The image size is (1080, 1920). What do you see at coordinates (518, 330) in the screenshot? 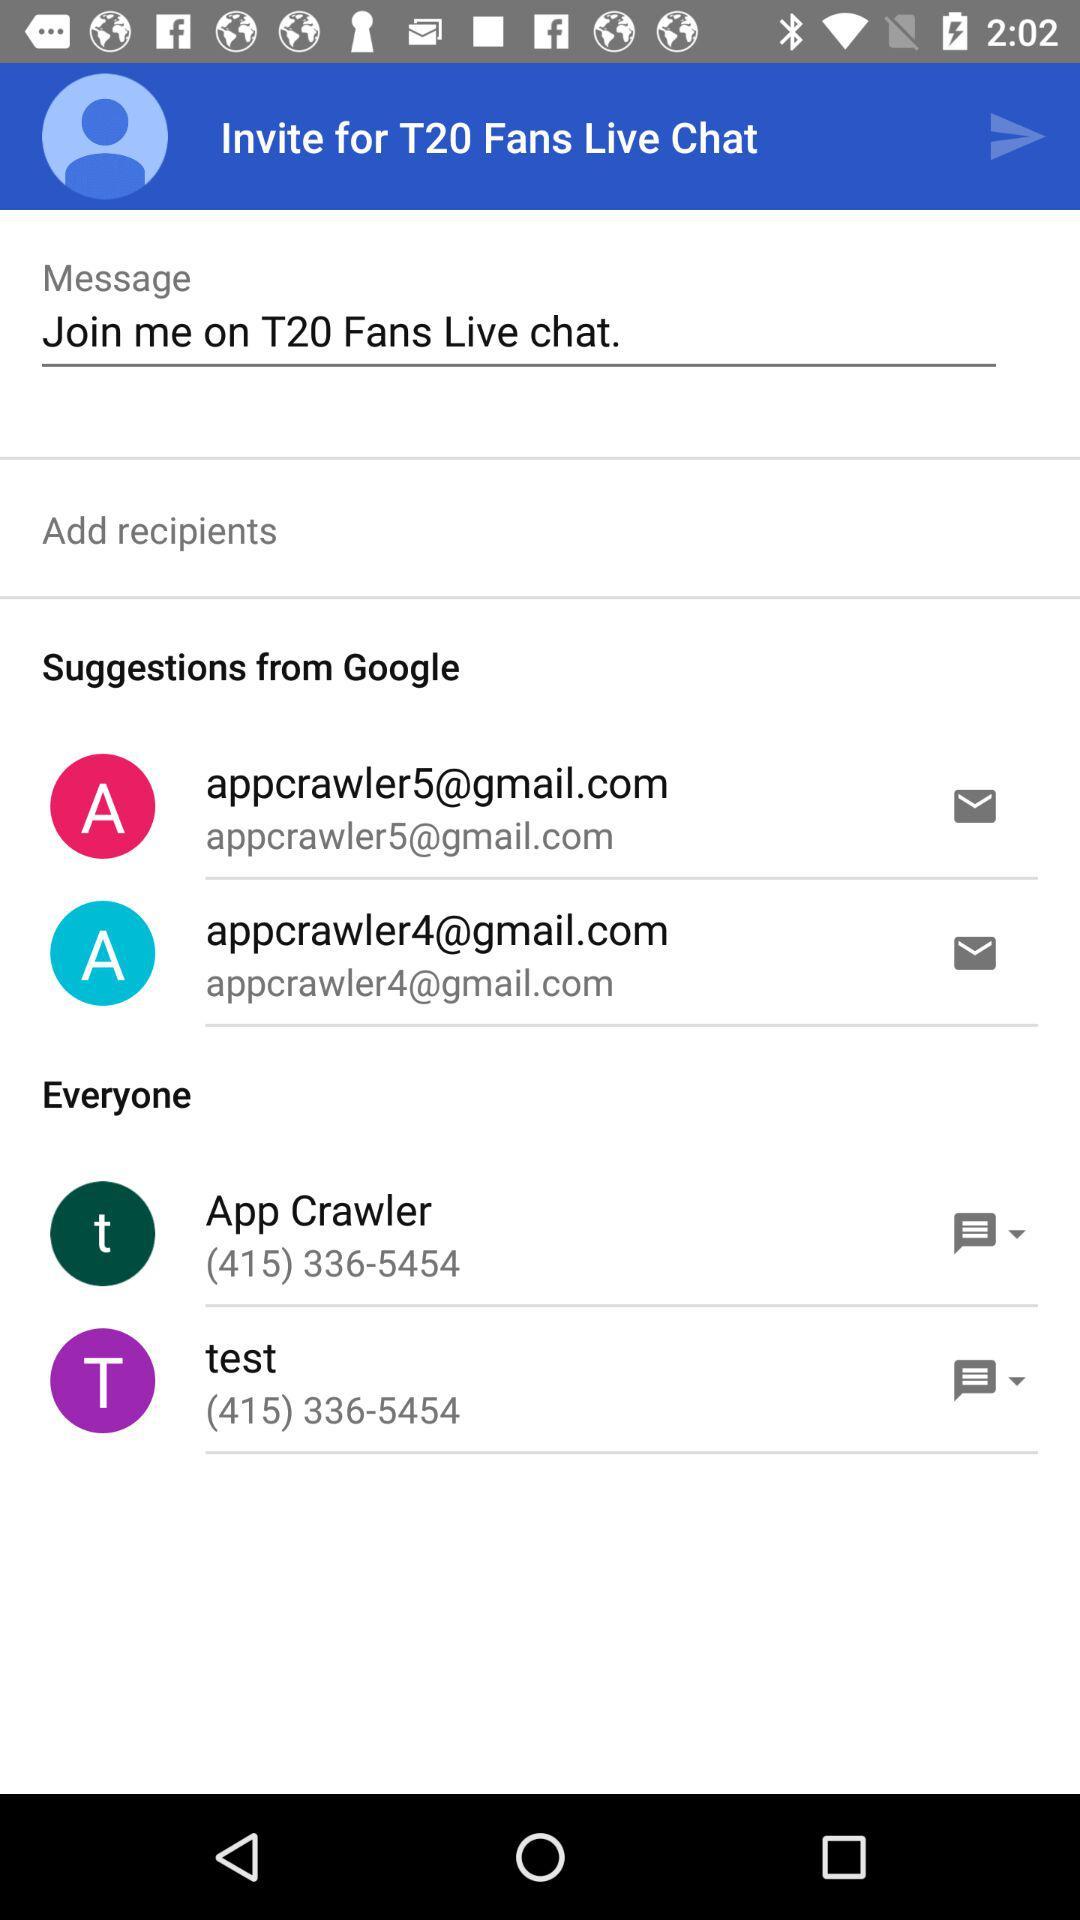
I see `the item below message icon` at bounding box center [518, 330].